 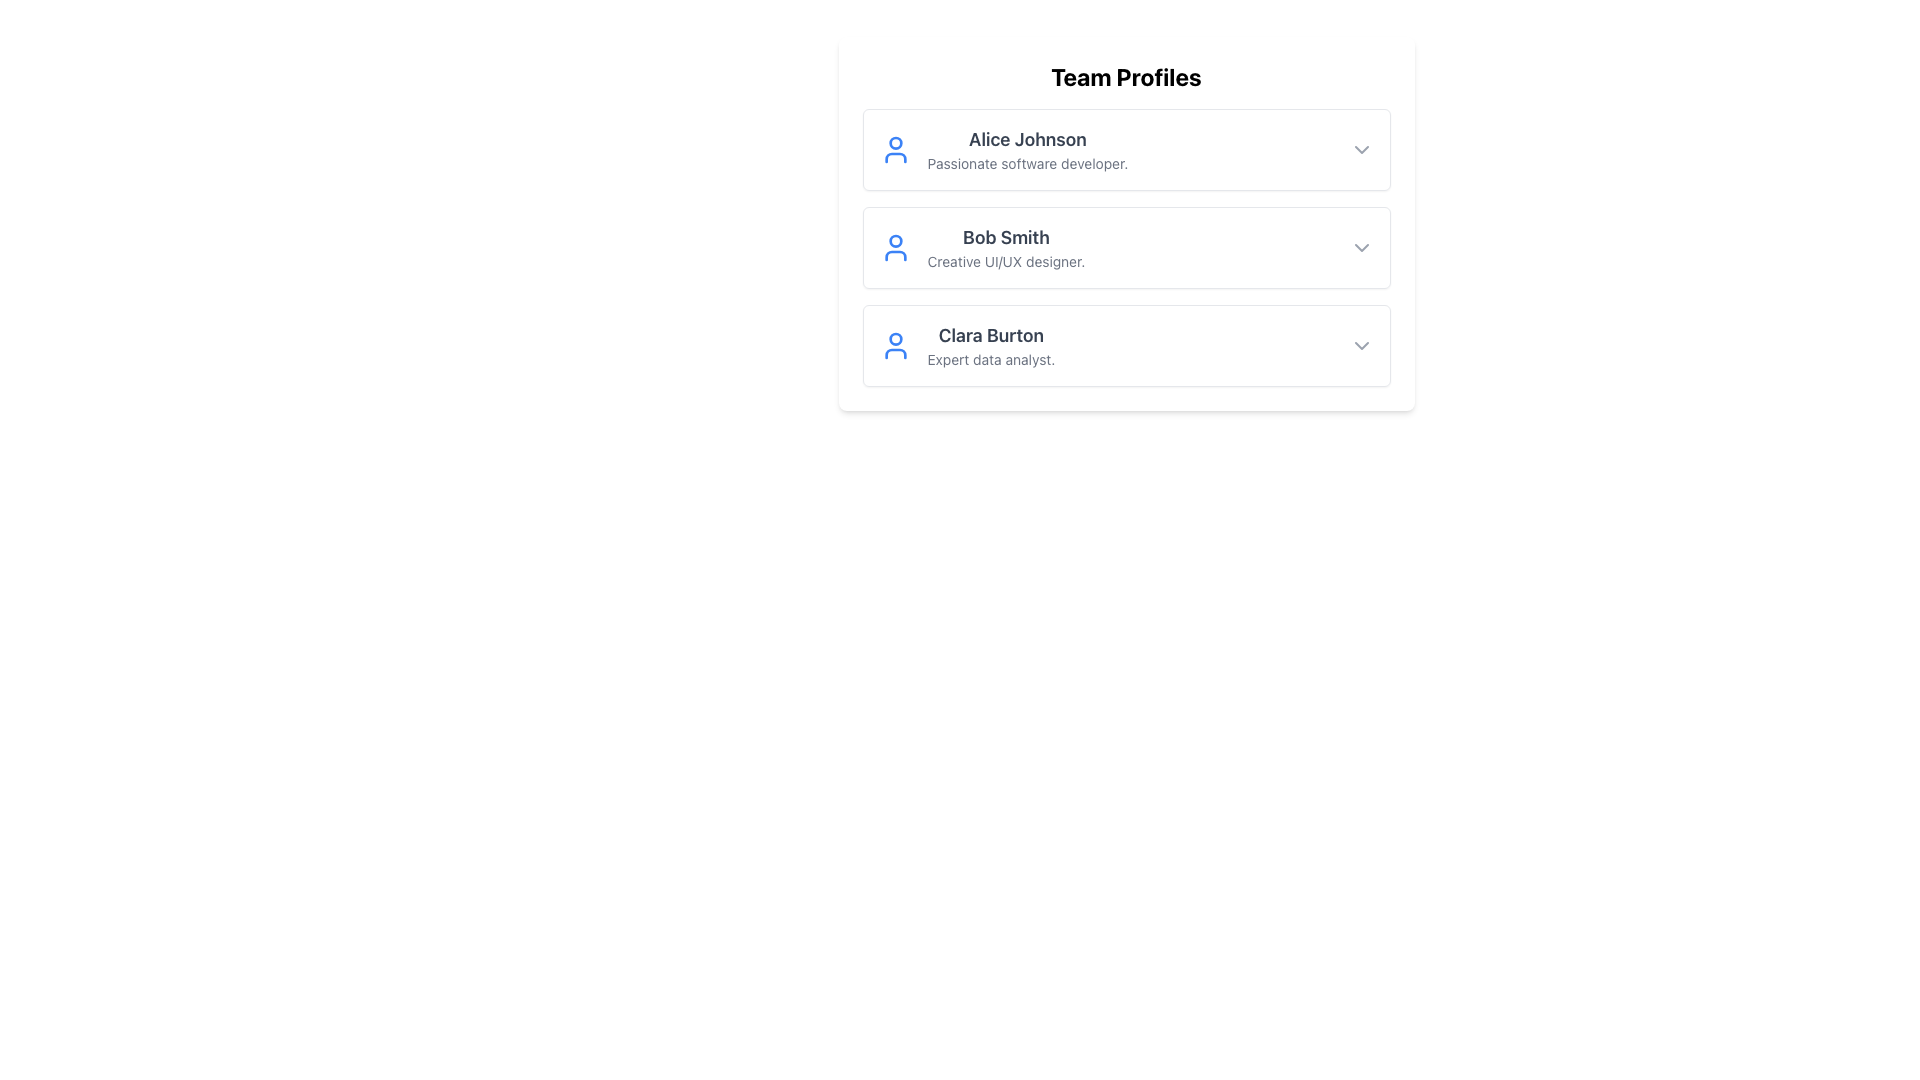 What do you see at coordinates (894, 338) in the screenshot?
I see `the decorative circle representing the head part of the user icon next to 'Clara Burton' in the 'Team Profiles' section` at bounding box center [894, 338].